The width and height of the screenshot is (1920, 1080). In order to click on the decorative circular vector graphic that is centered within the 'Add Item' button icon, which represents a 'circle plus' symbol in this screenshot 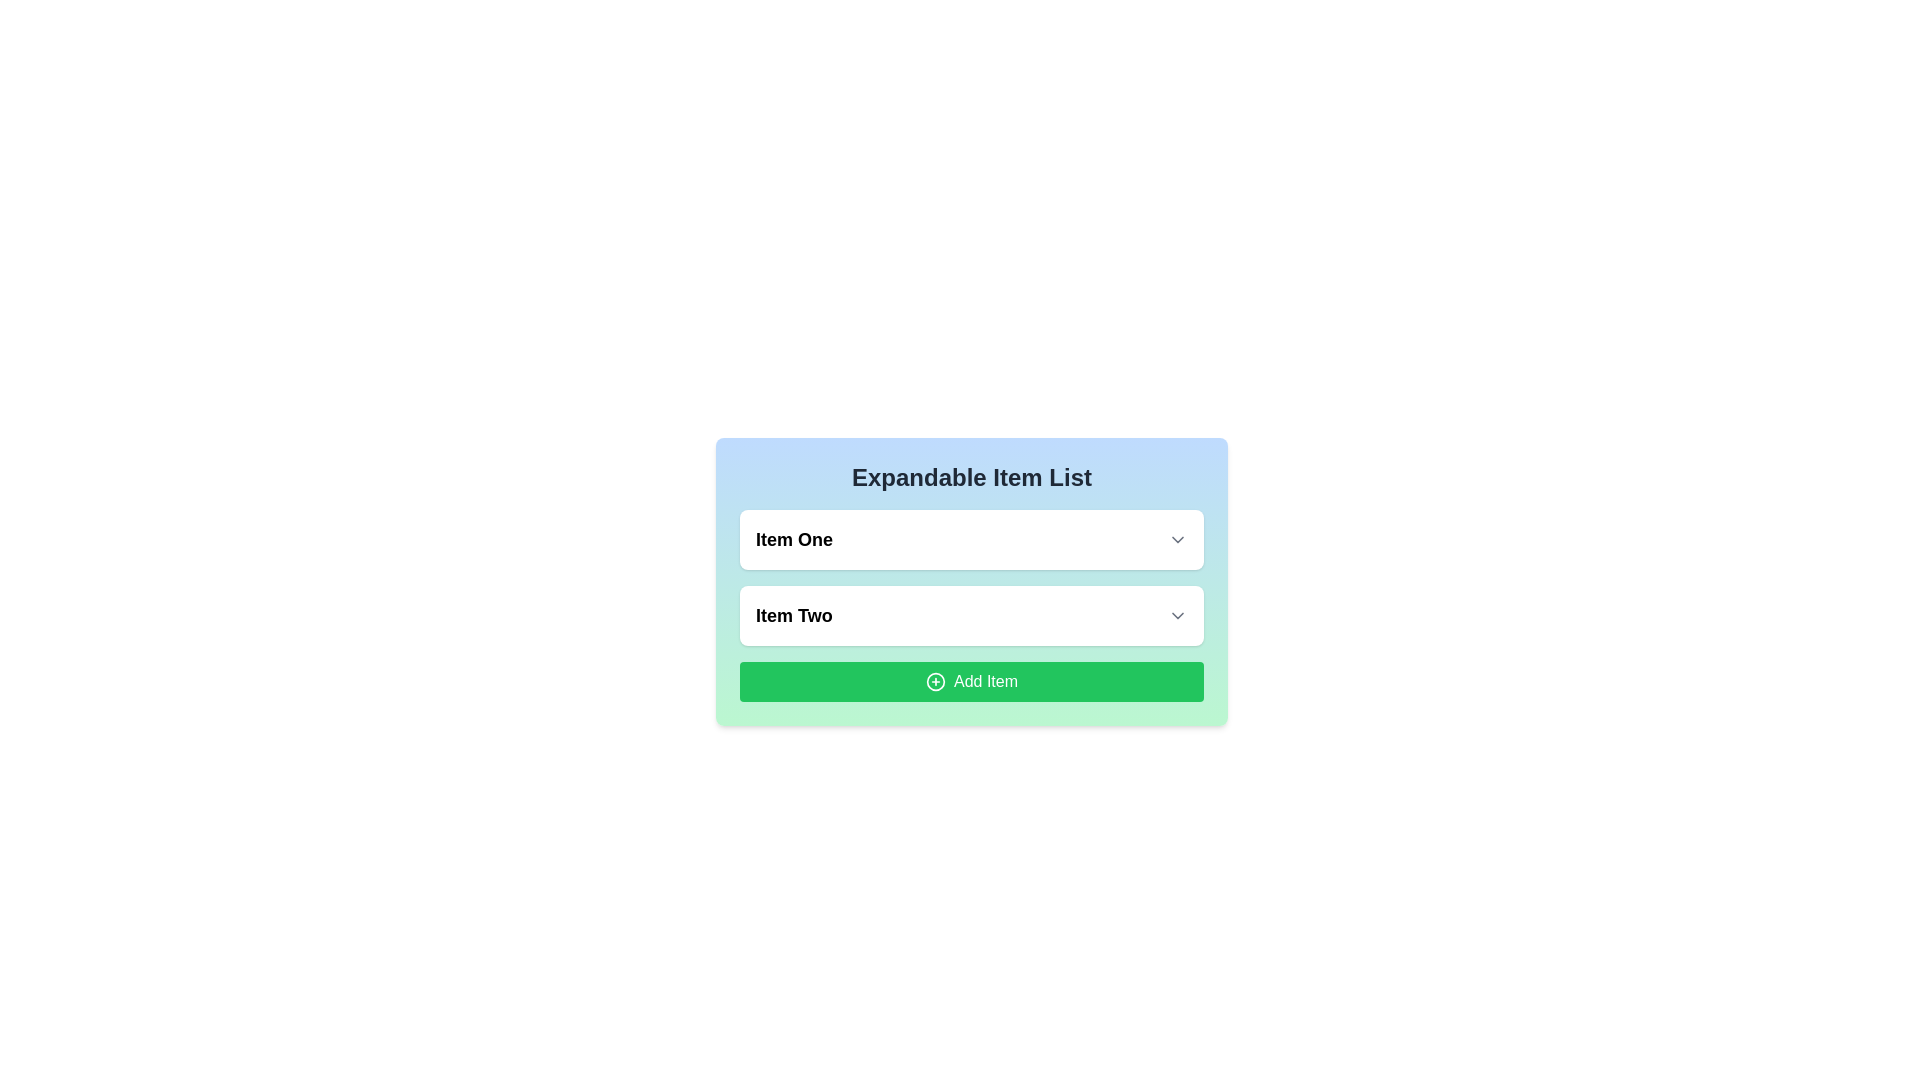, I will do `click(935, 681)`.